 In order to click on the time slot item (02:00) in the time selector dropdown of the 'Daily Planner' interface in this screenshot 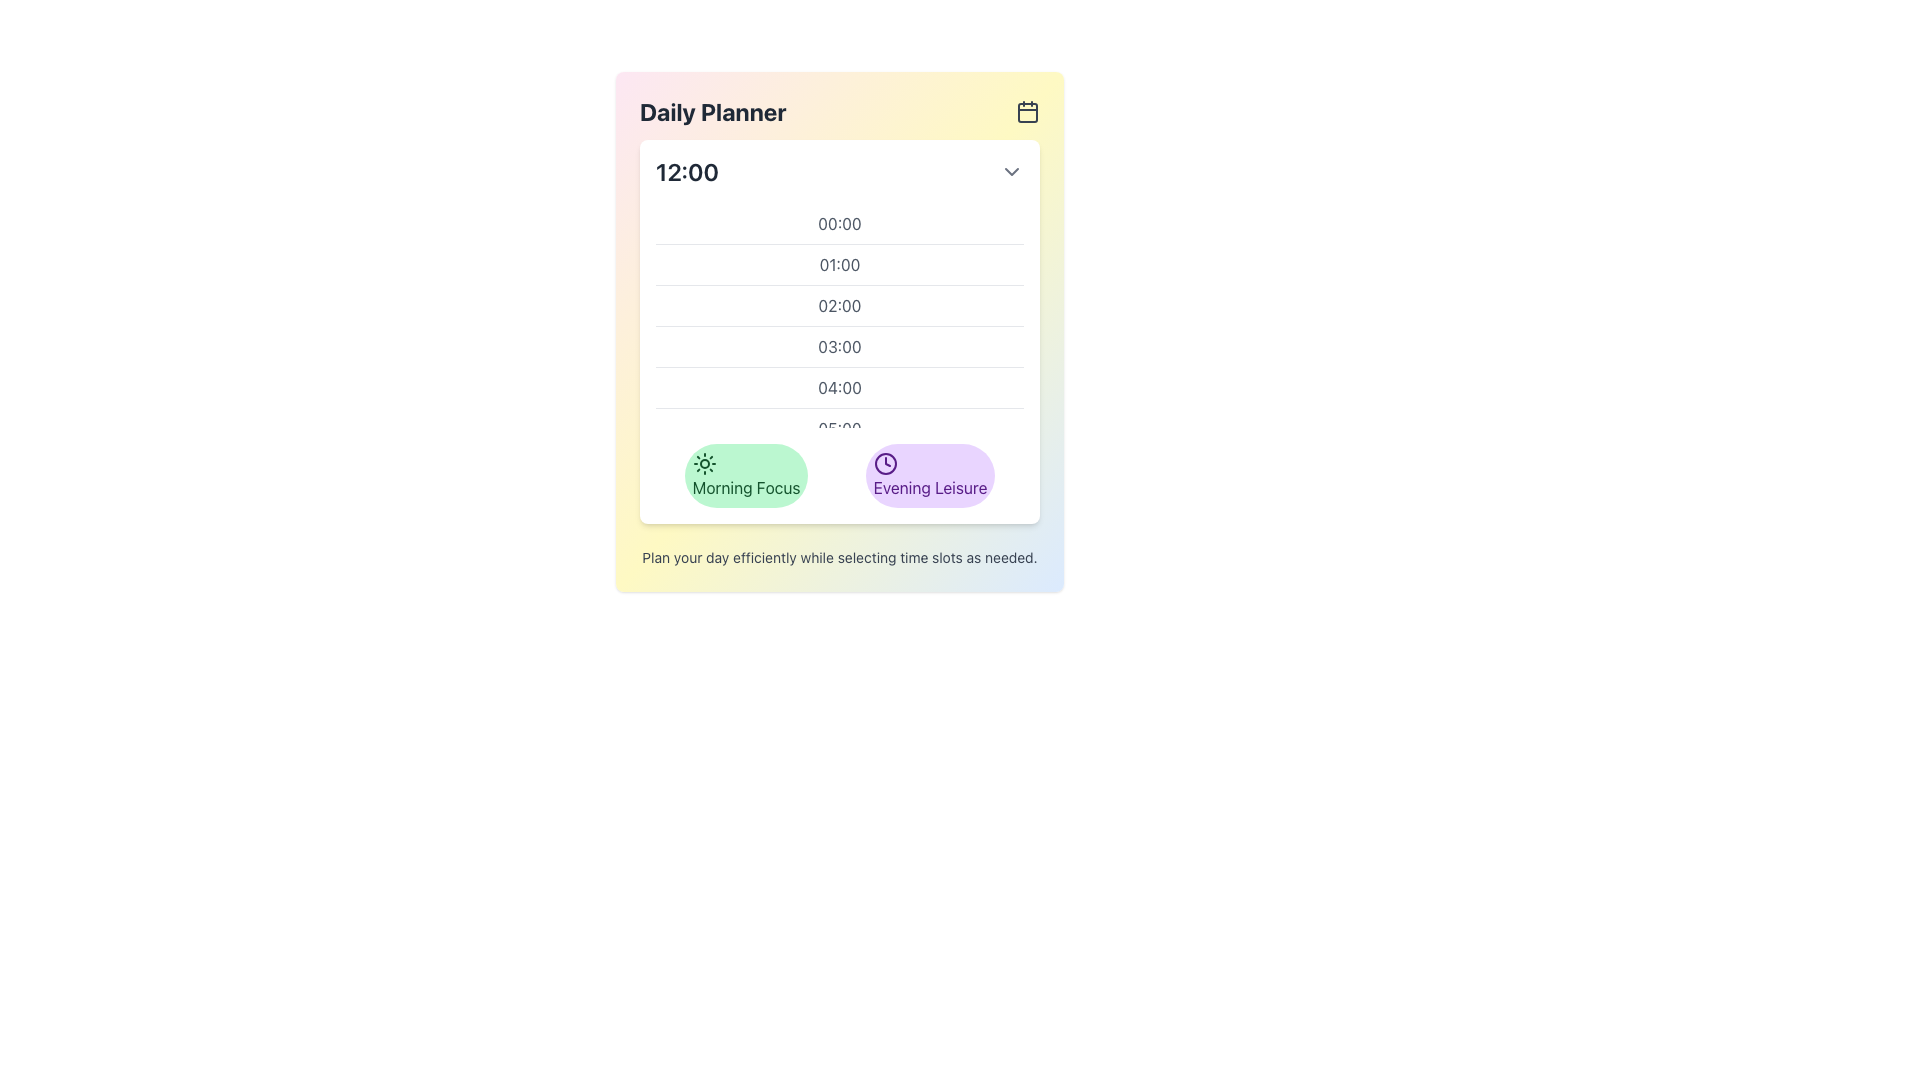, I will do `click(840, 315)`.